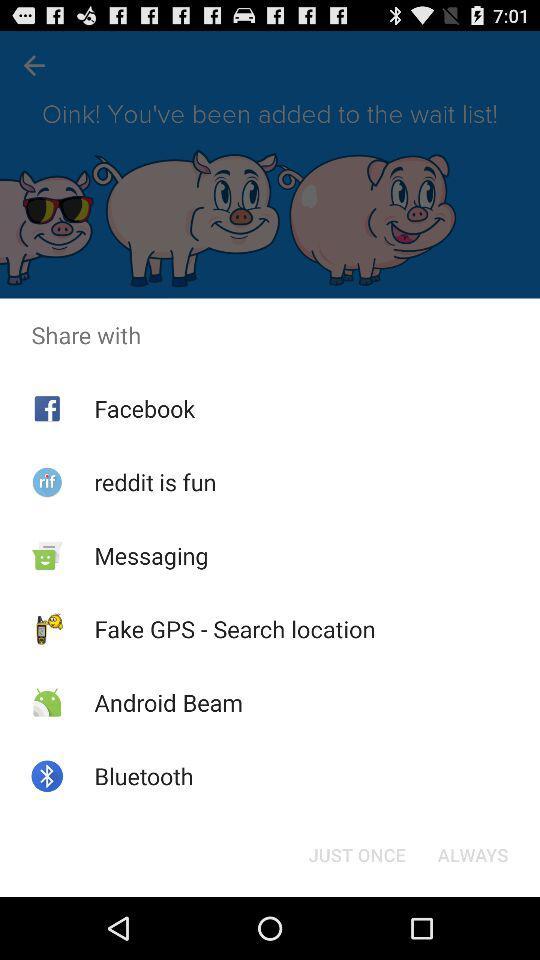 This screenshot has width=540, height=960. I want to click on the app below the reddit is fun app, so click(150, 555).